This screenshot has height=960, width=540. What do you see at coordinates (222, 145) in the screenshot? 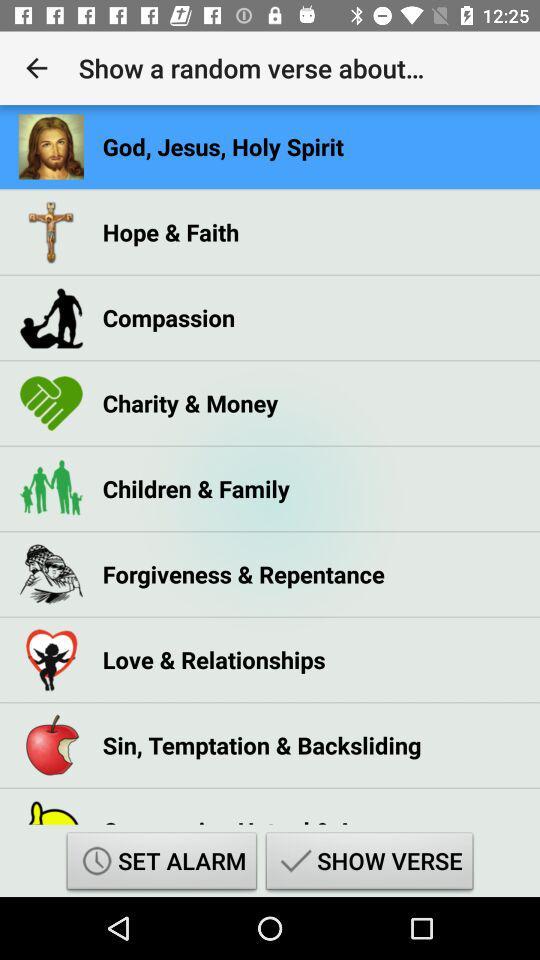
I see `god jesus holy` at bounding box center [222, 145].